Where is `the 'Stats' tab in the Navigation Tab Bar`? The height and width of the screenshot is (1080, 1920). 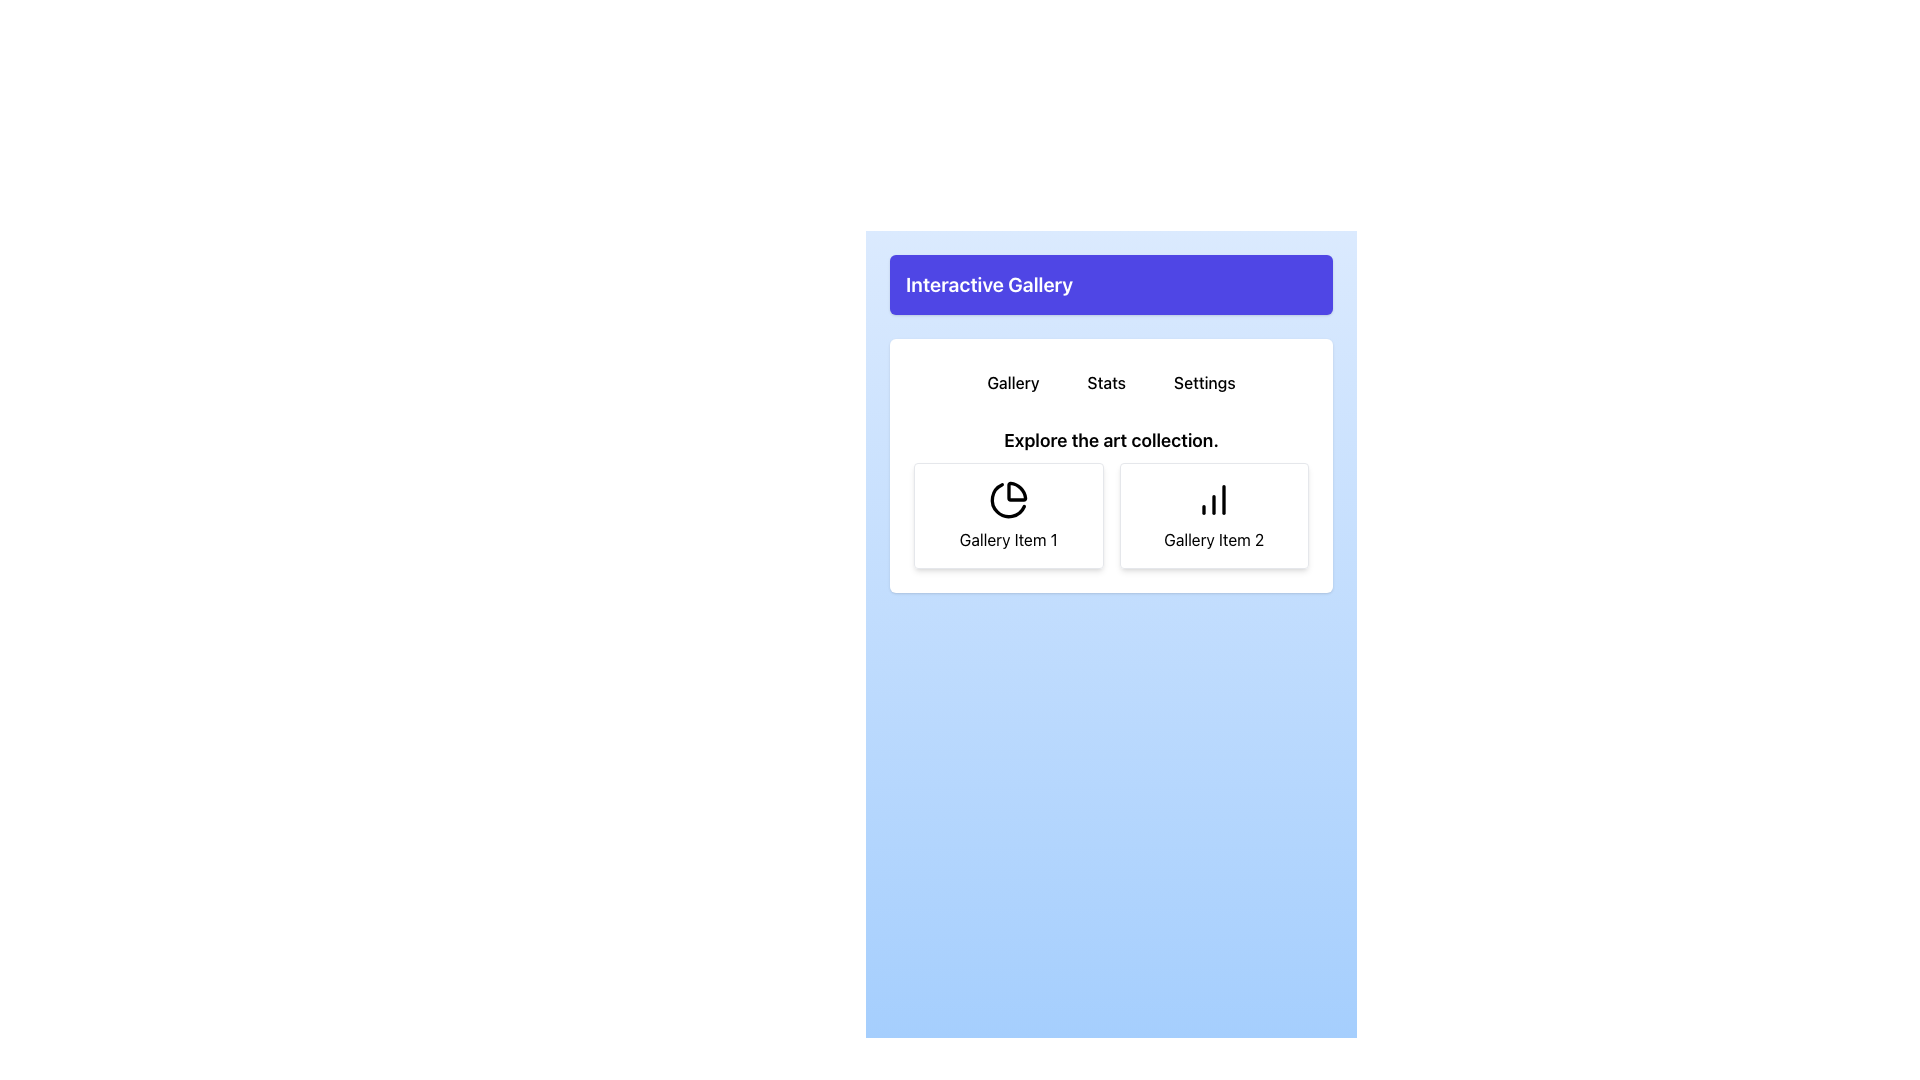 the 'Stats' tab in the Navigation Tab Bar is located at coordinates (1110, 382).